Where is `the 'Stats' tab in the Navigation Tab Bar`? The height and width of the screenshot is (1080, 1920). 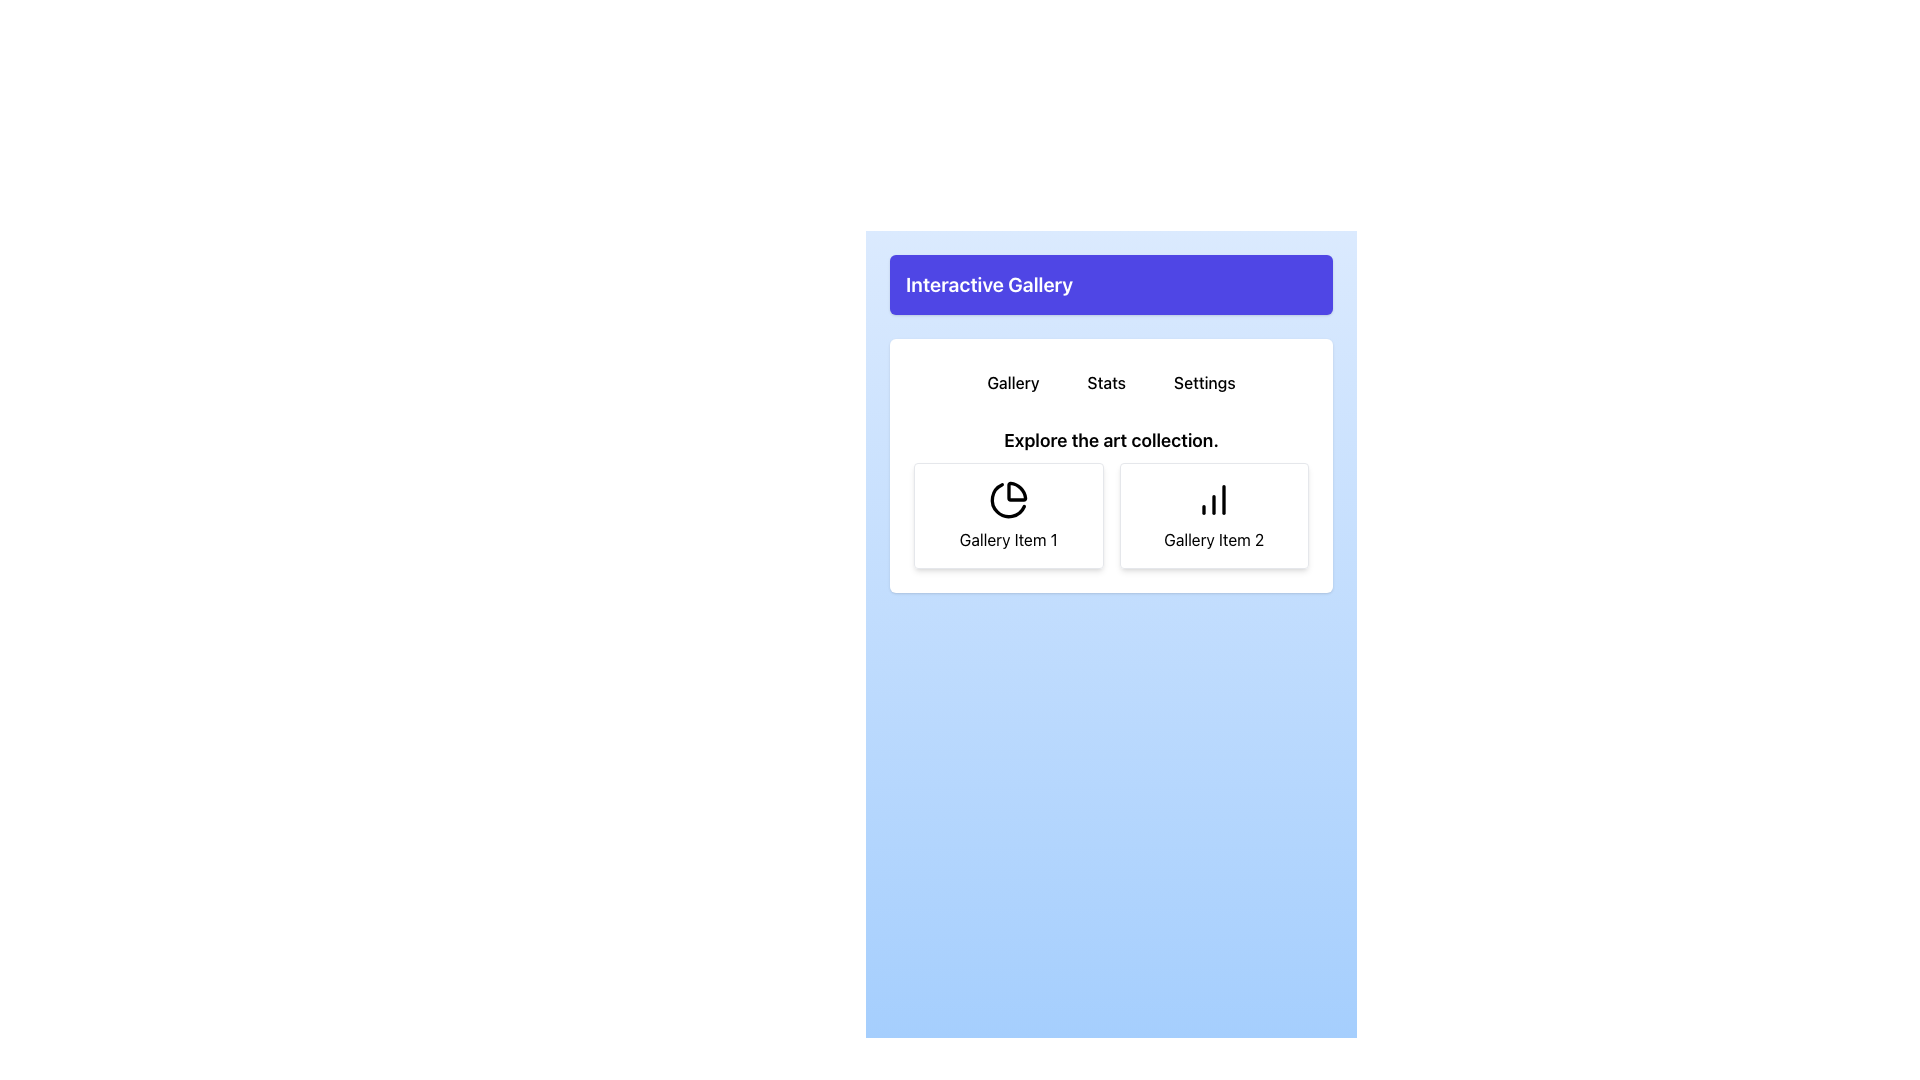 the 'Stats' tab in the Navigation Tab Bar is located at coordinates (1110, 382).